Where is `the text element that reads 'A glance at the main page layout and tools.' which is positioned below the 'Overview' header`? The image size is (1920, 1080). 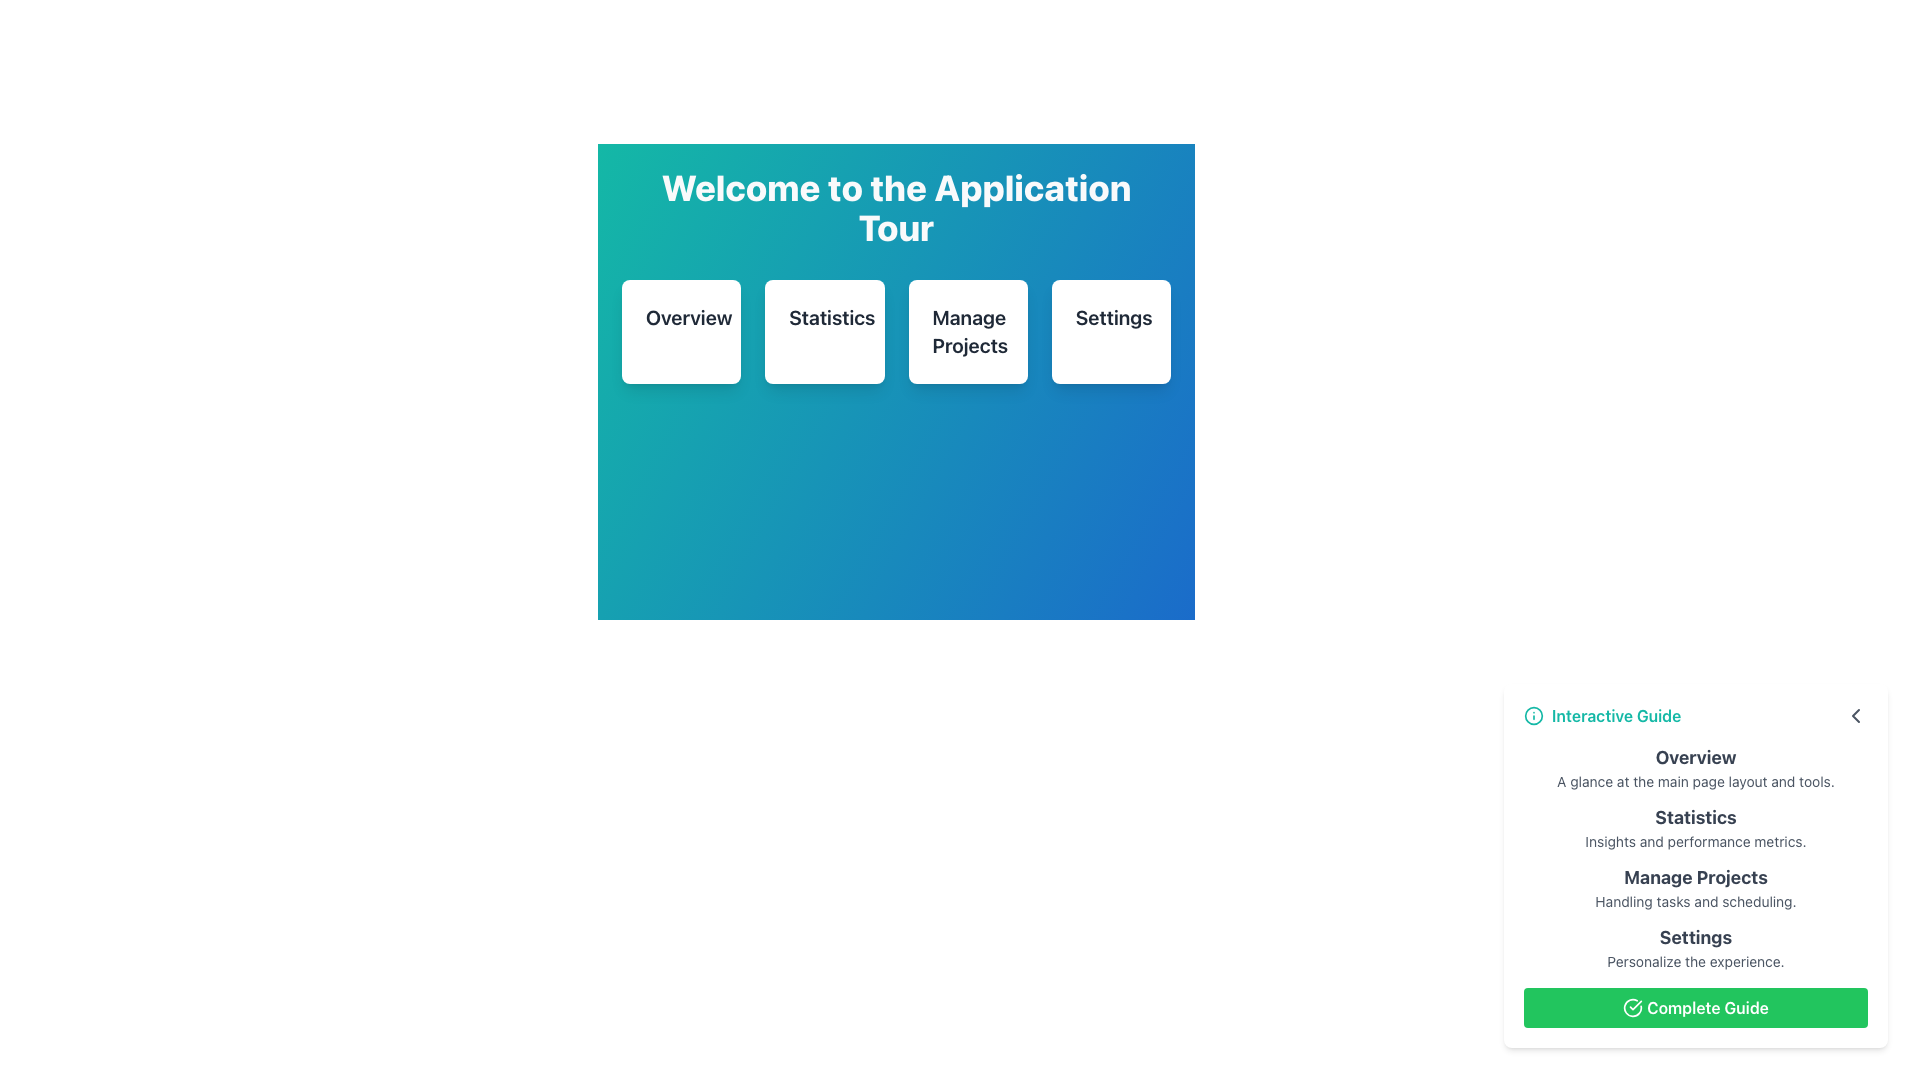 the text element that reads 'A glance at the main page layout and tools.' which is positioned below the 'Overview' header is located at coordinates (1694, 781).